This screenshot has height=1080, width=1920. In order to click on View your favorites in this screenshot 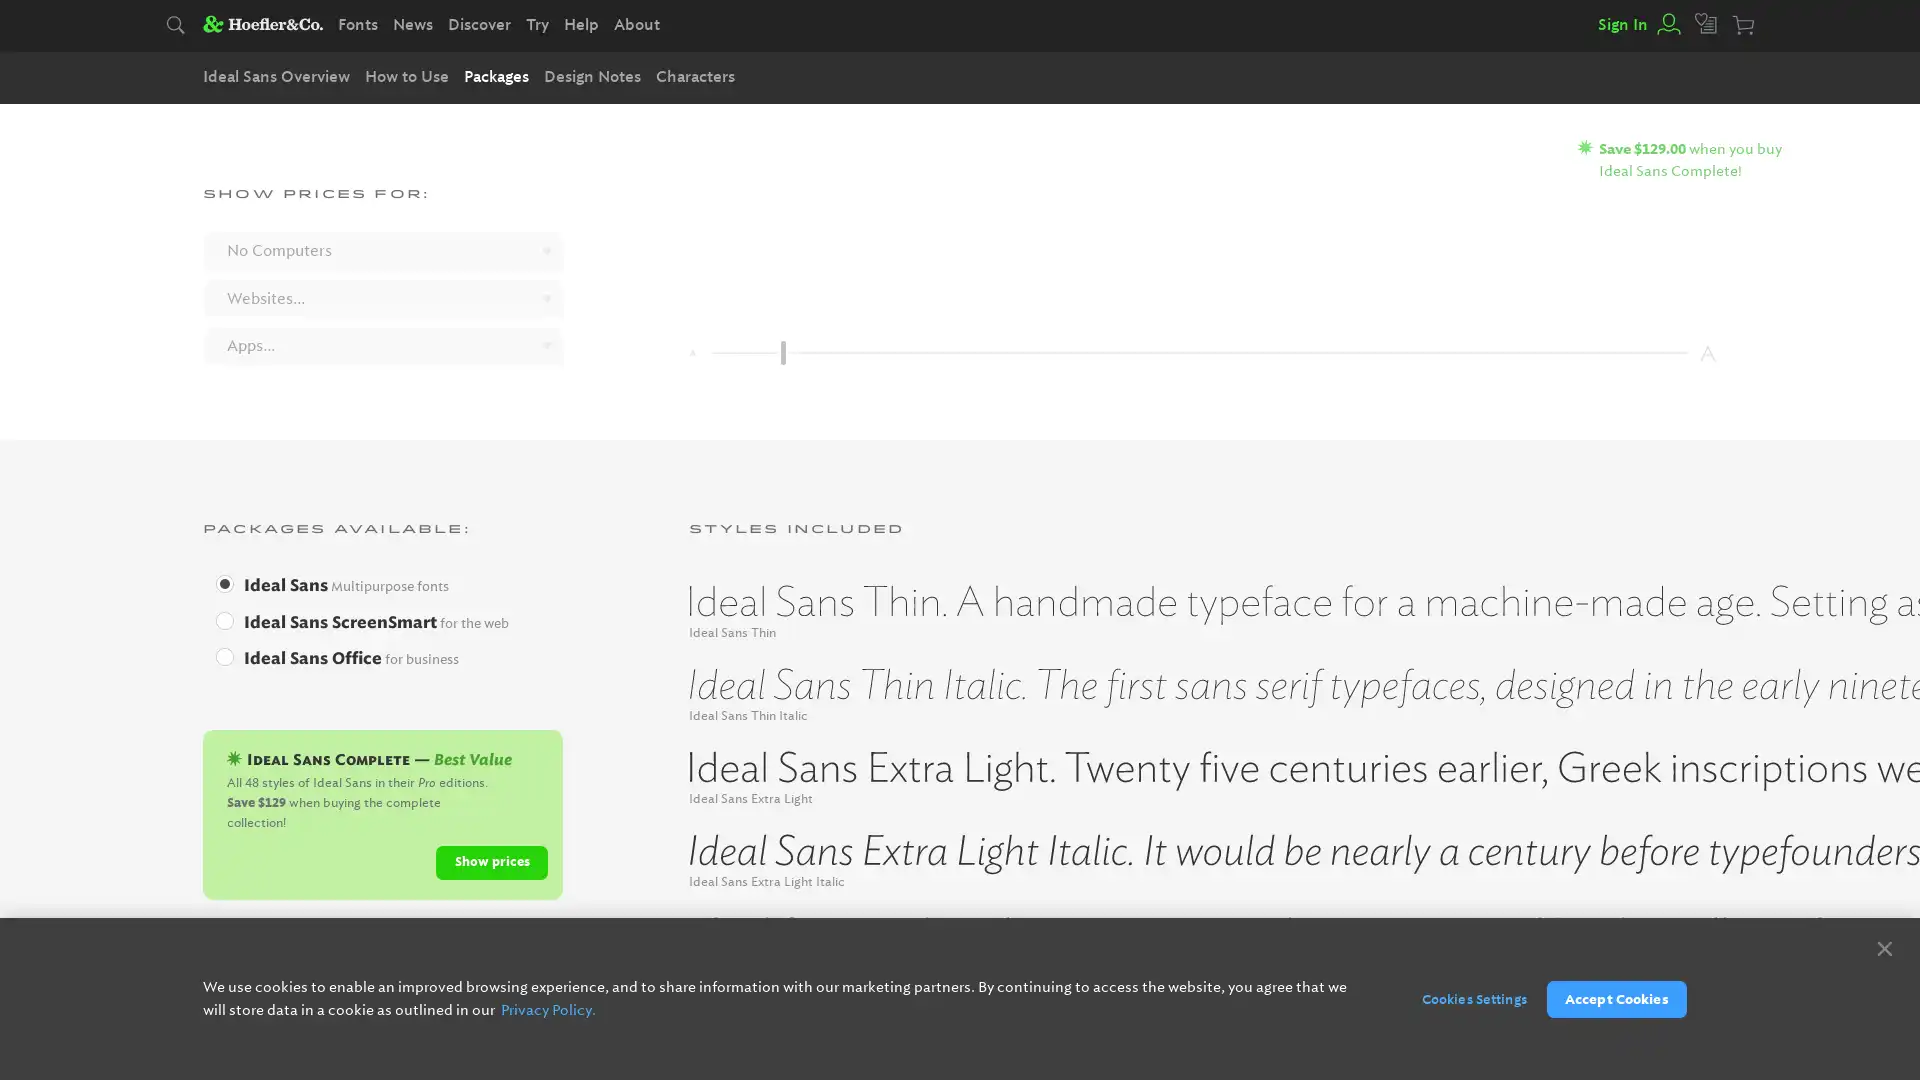, I will do `click(1706, 24)`.